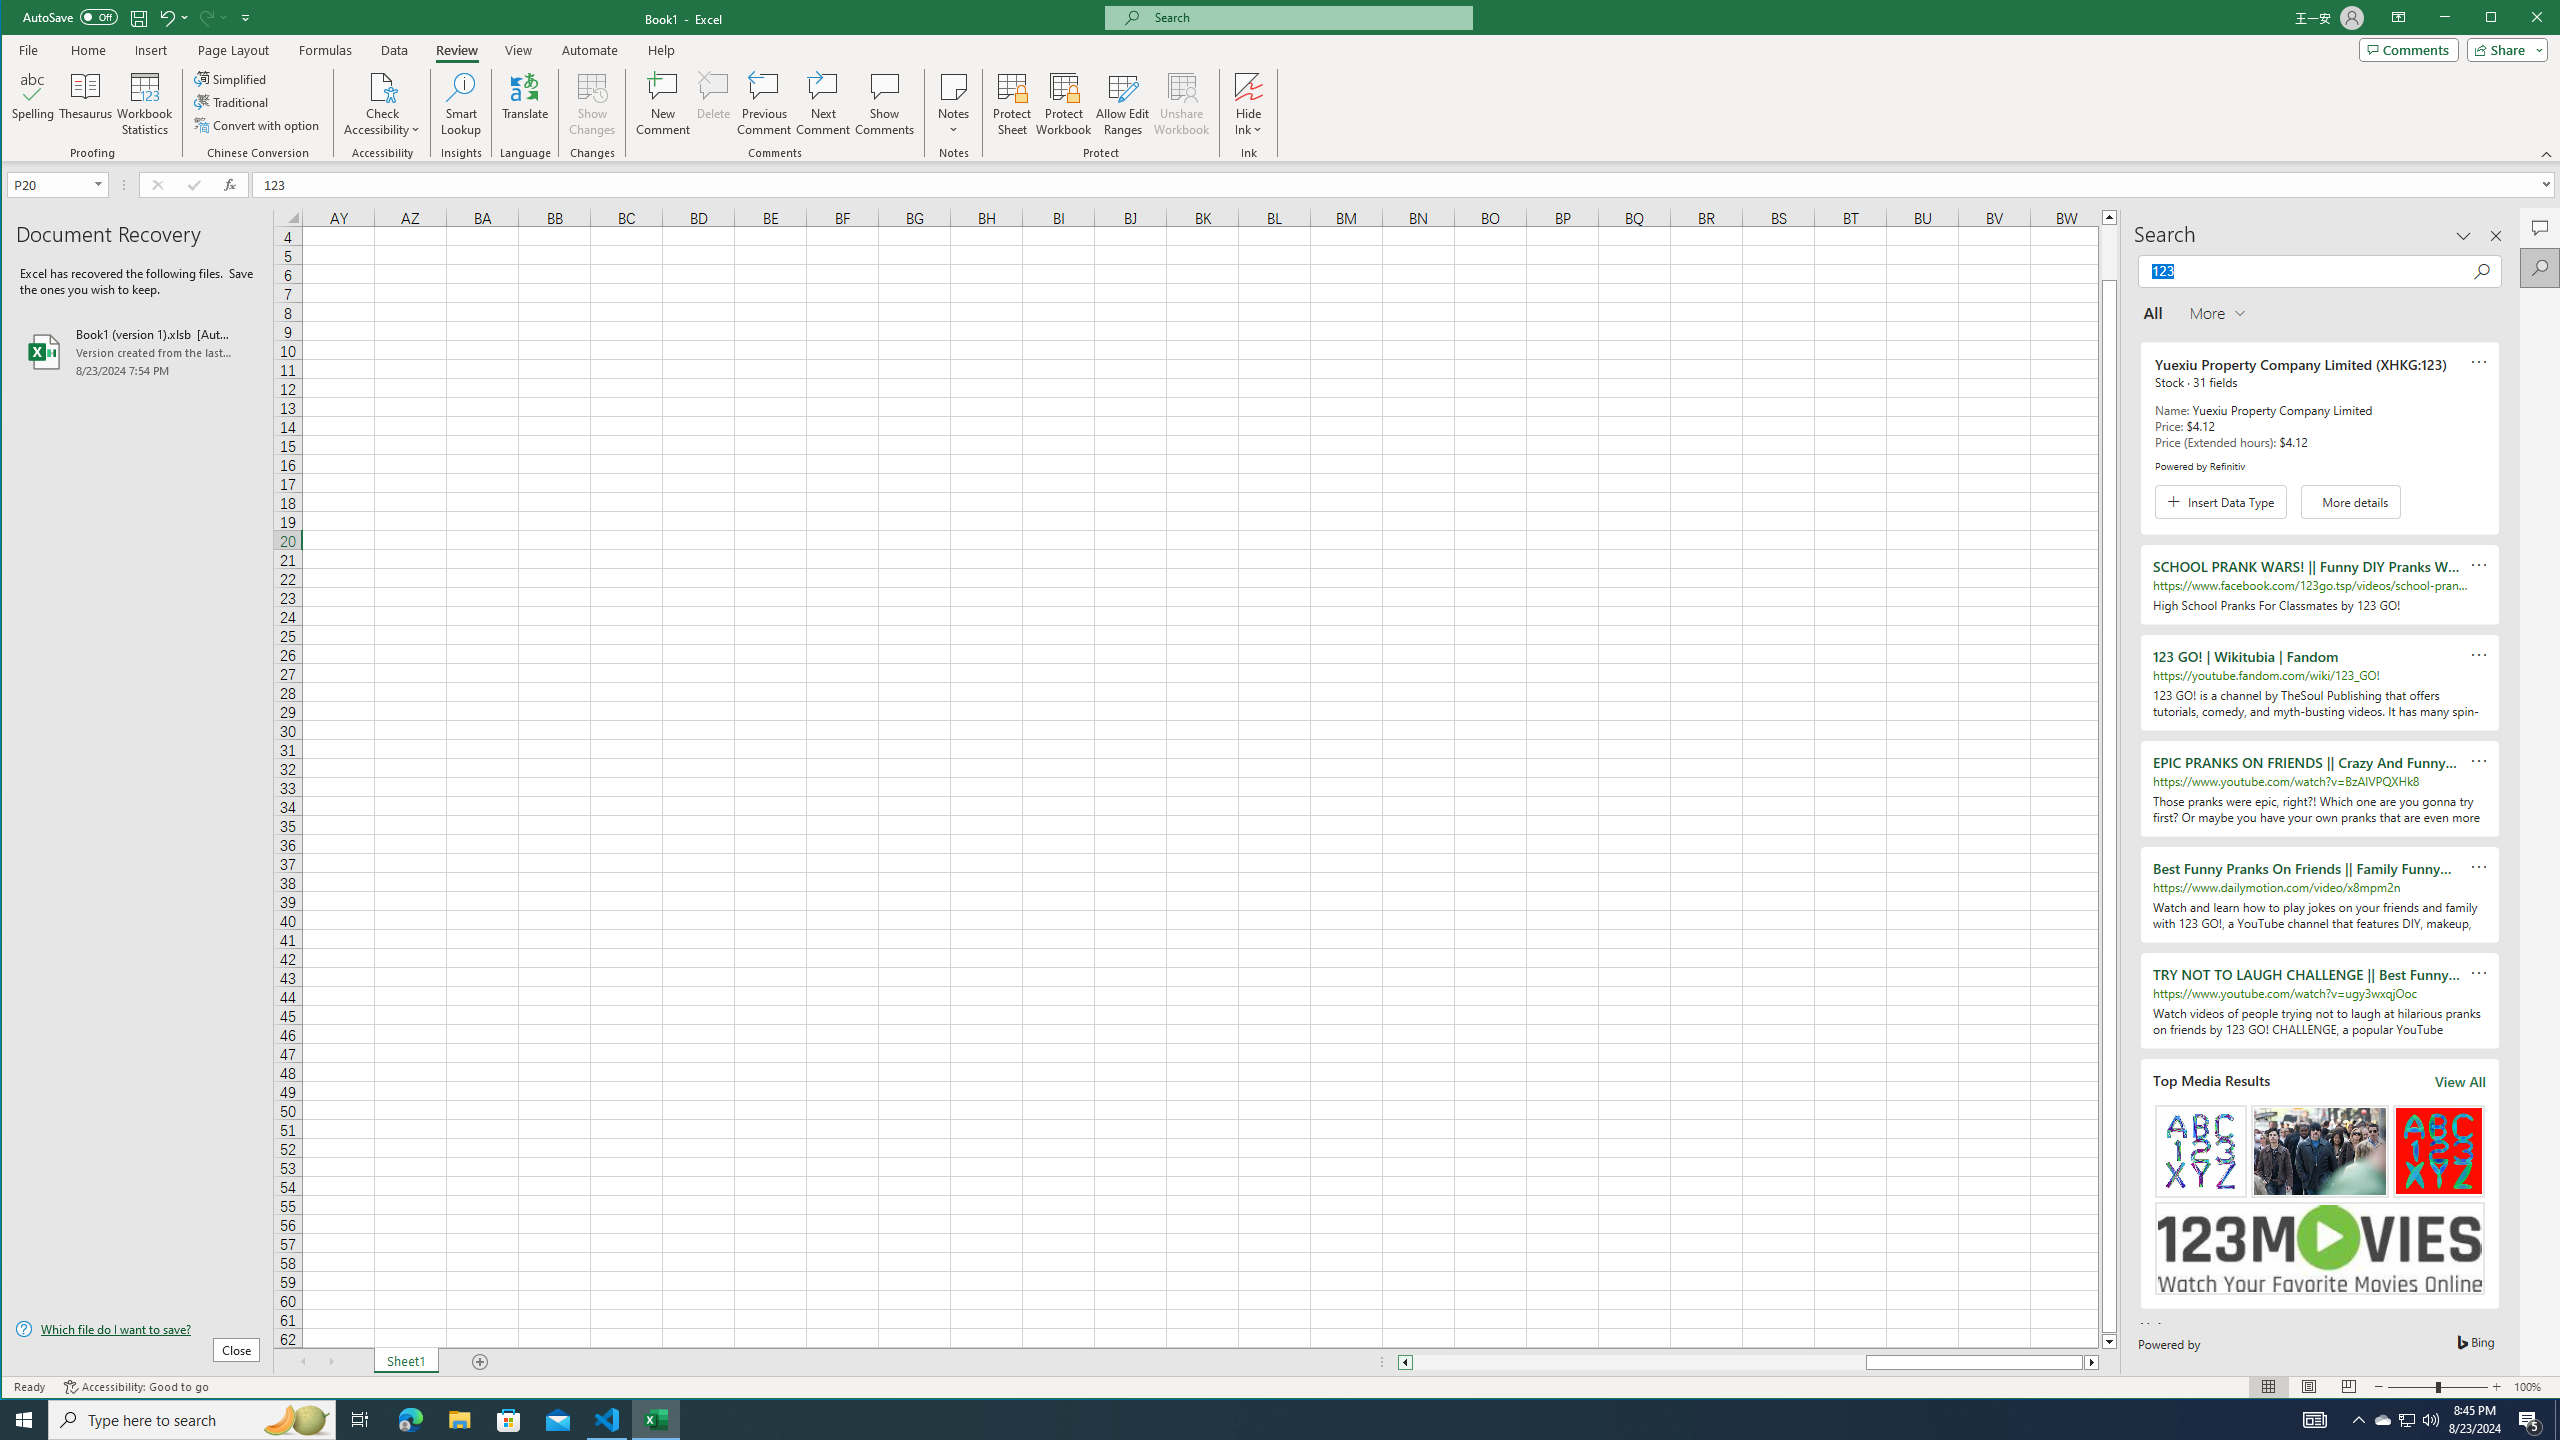 Image resolution: width=2560 pixels, height=1440 pixels. I want to click on 'Help', so click(660, 49).